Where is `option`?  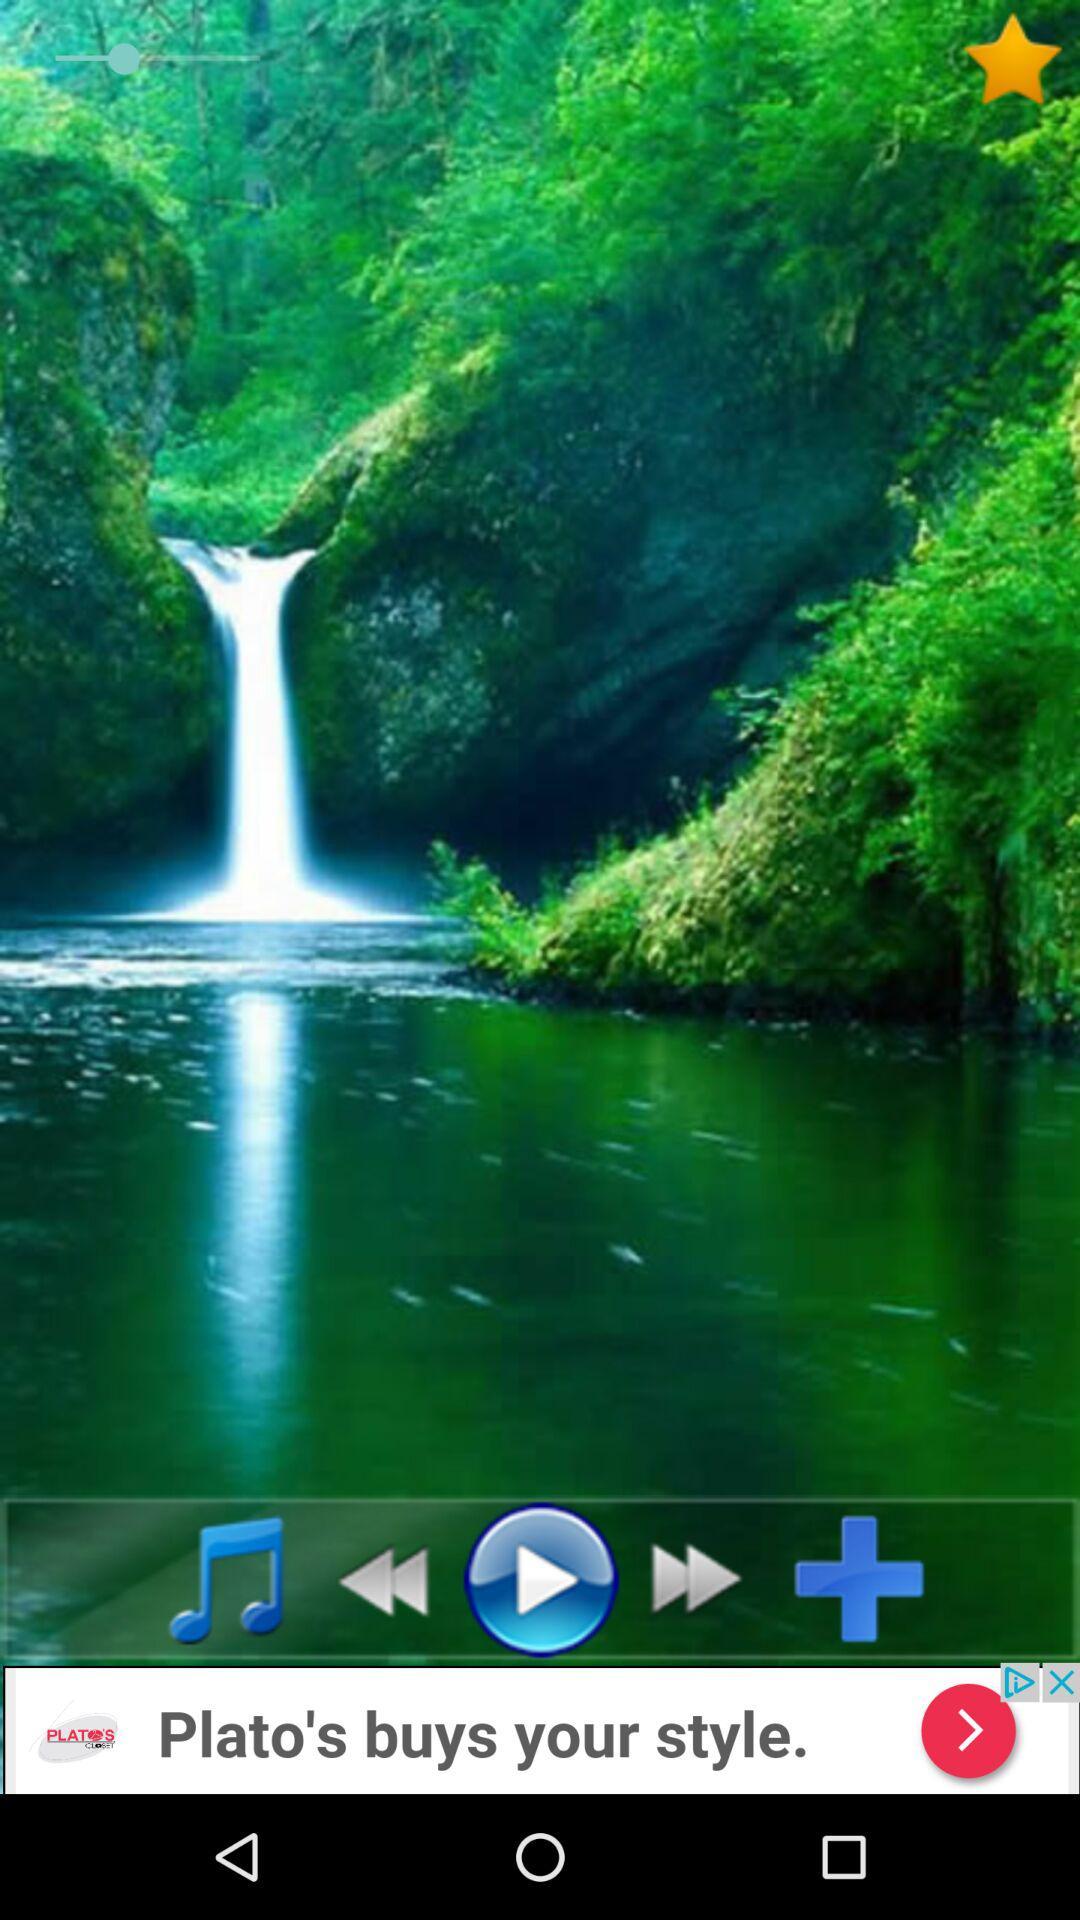 option is located at coordinates (540, 1577).